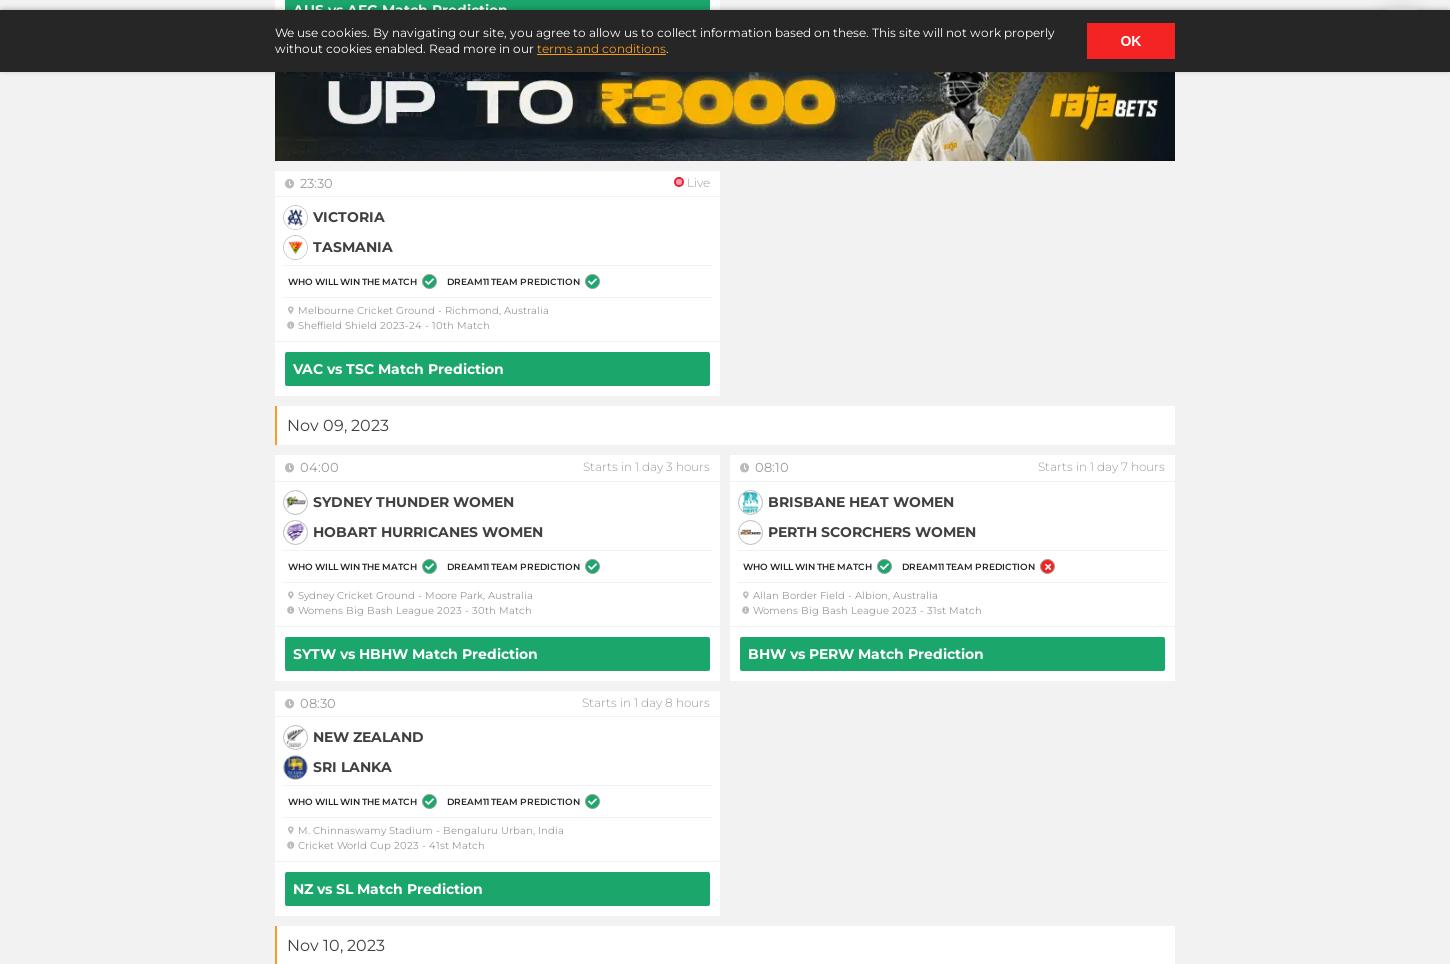 The width and height of the screenshot is (1450, 964). I want to click on '10th Match', so click(459, 324).